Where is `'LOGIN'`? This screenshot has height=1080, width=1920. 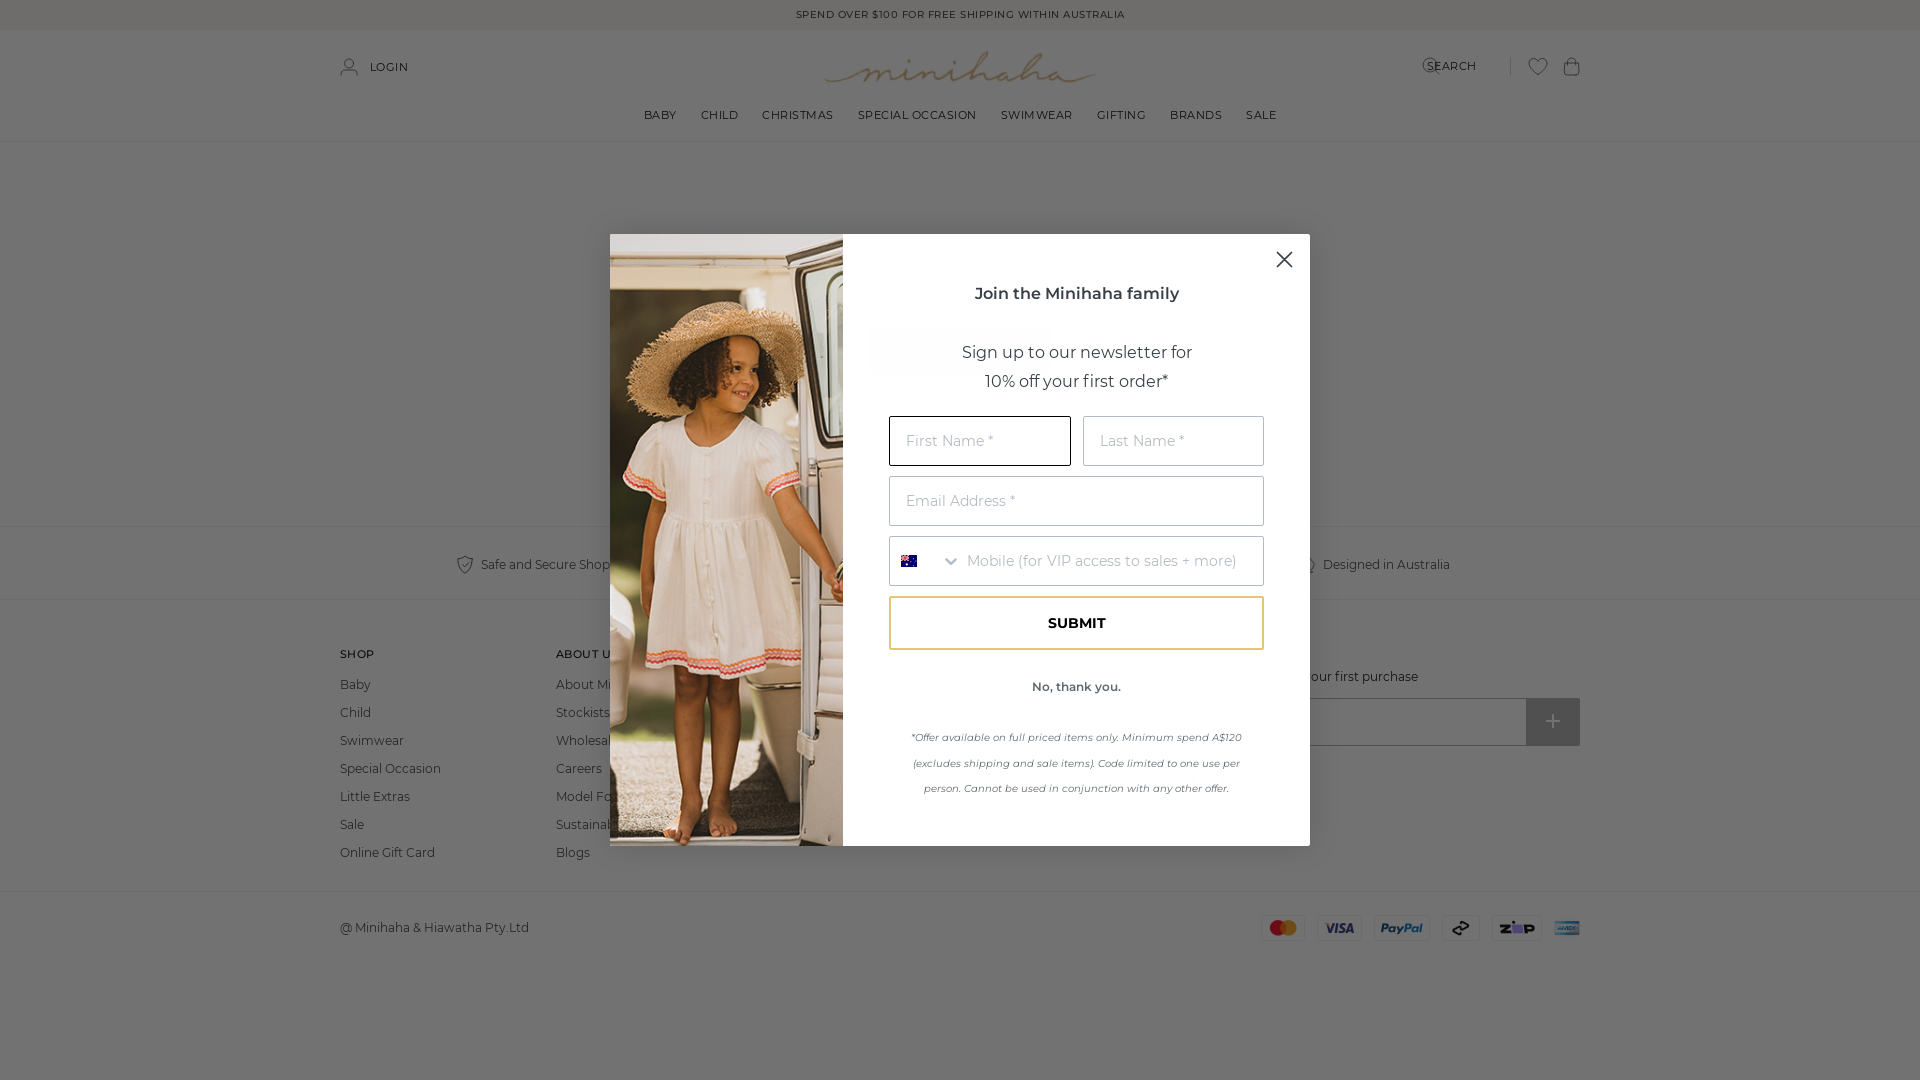 'LOGIN' is located at coordinates (340, 65).